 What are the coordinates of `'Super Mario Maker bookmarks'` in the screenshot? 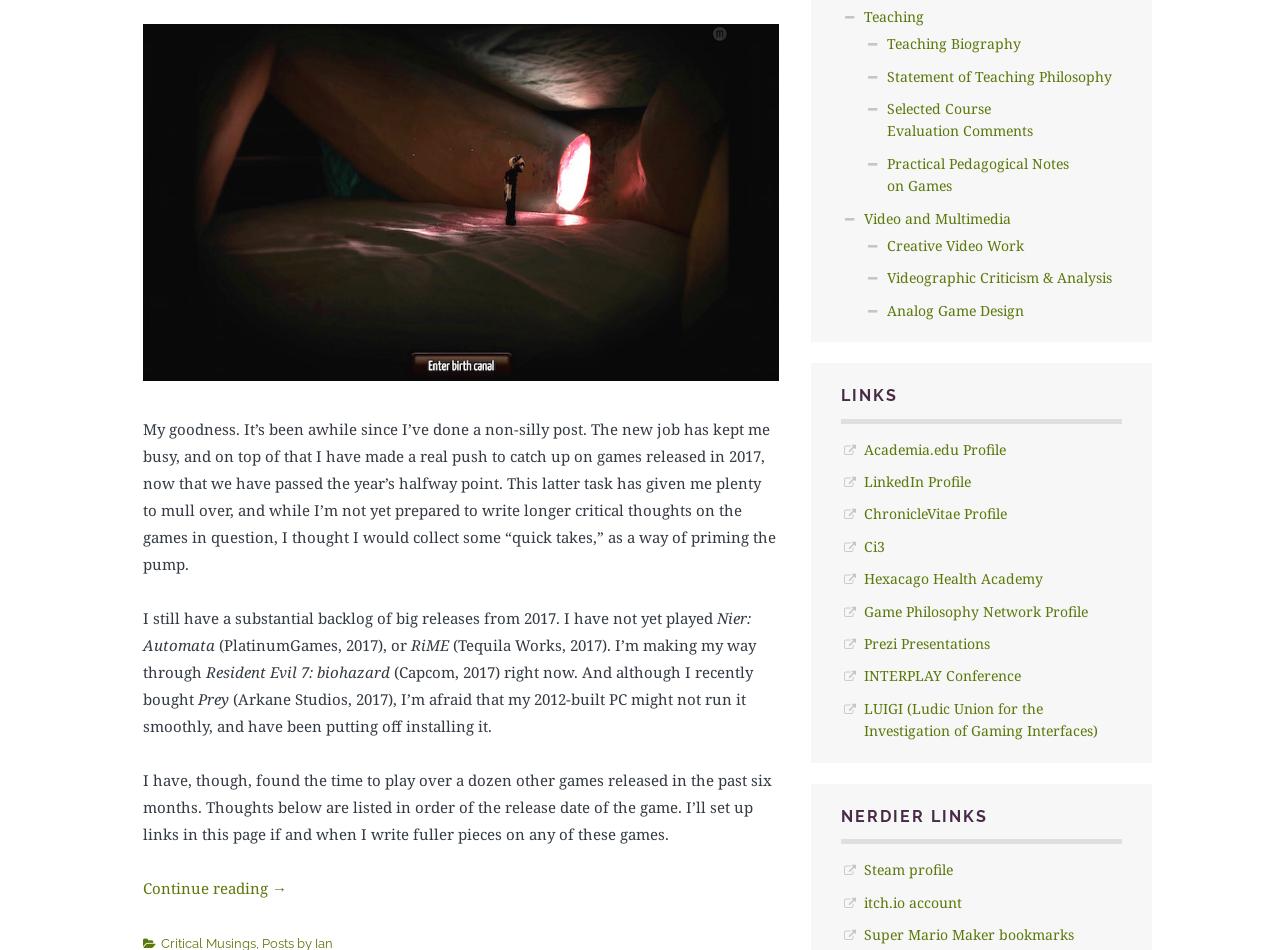 It's located at (967, 932).